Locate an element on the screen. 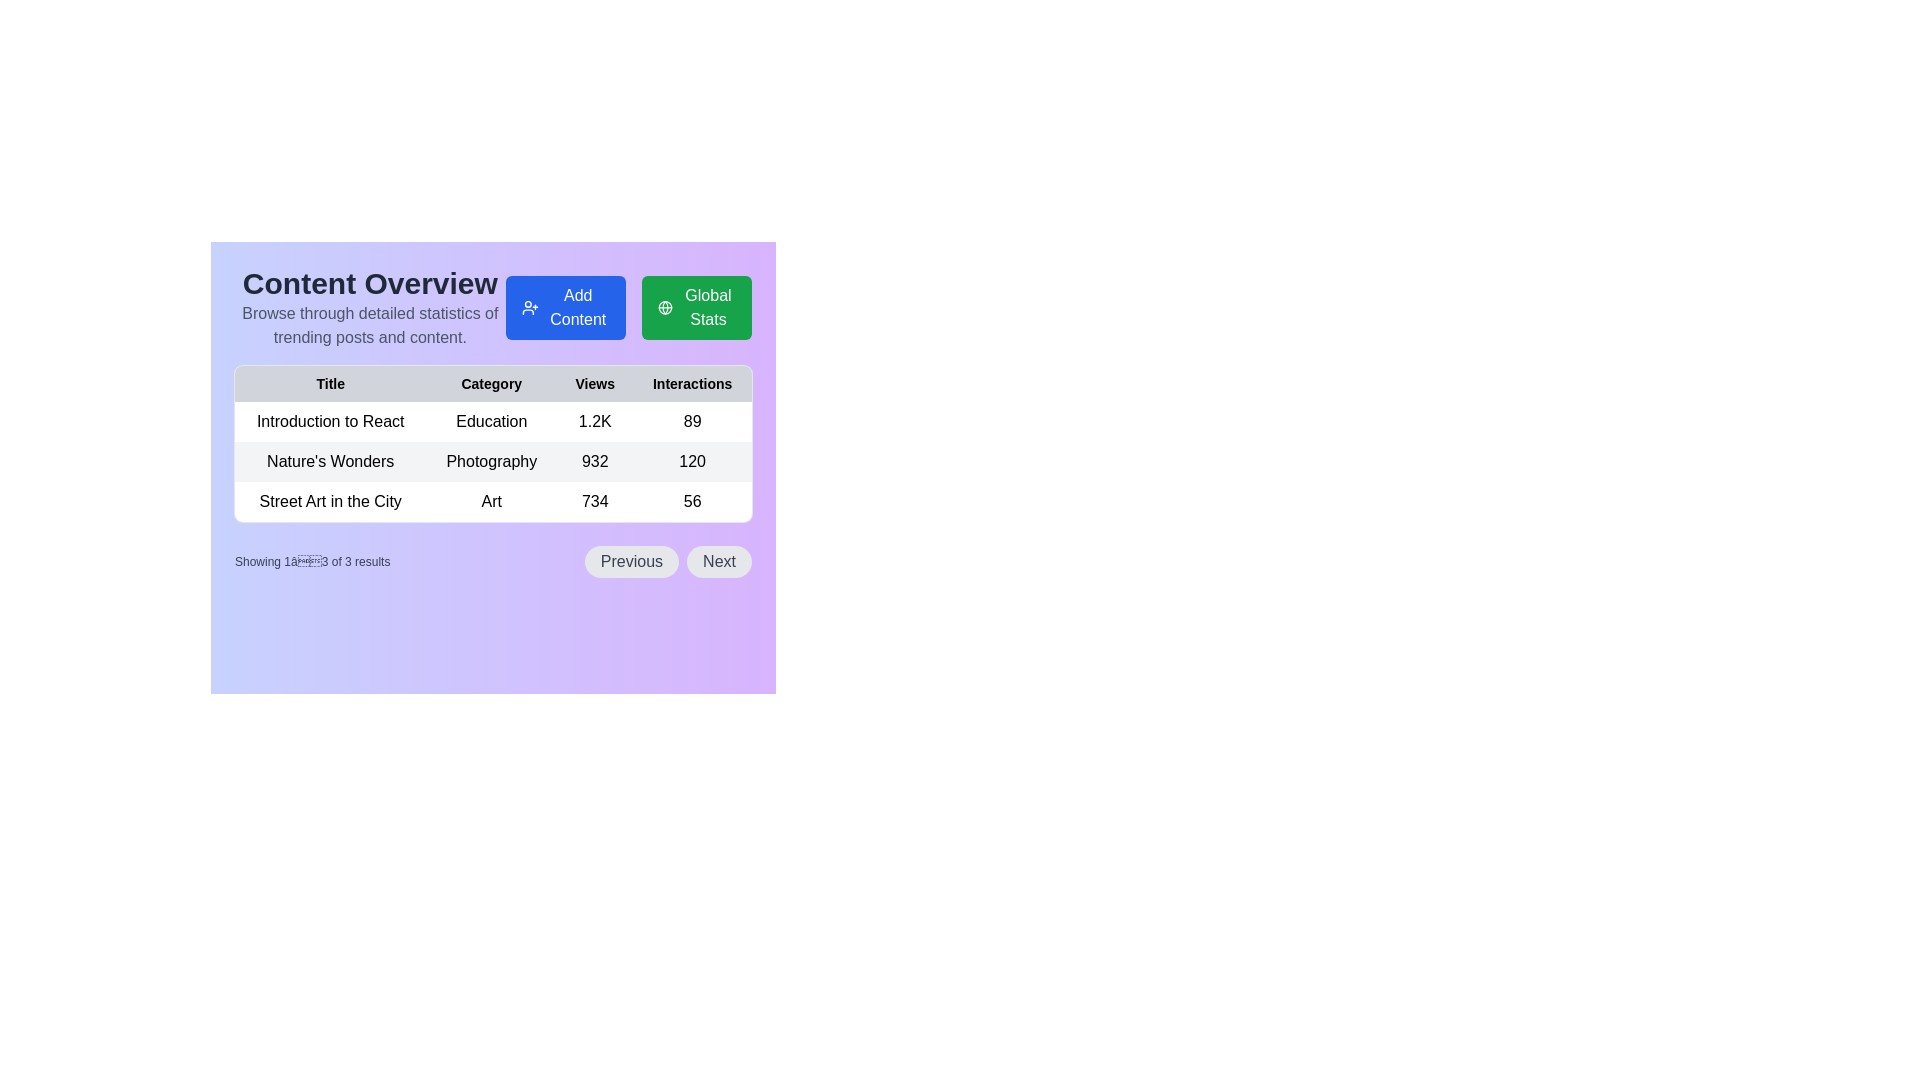 The image size is (1920, 1080). the 'Interactions' text label in the header row of the table, which is the fourth column, displaying in bold and small font against a light grey background is located at coordinates (692, 384).